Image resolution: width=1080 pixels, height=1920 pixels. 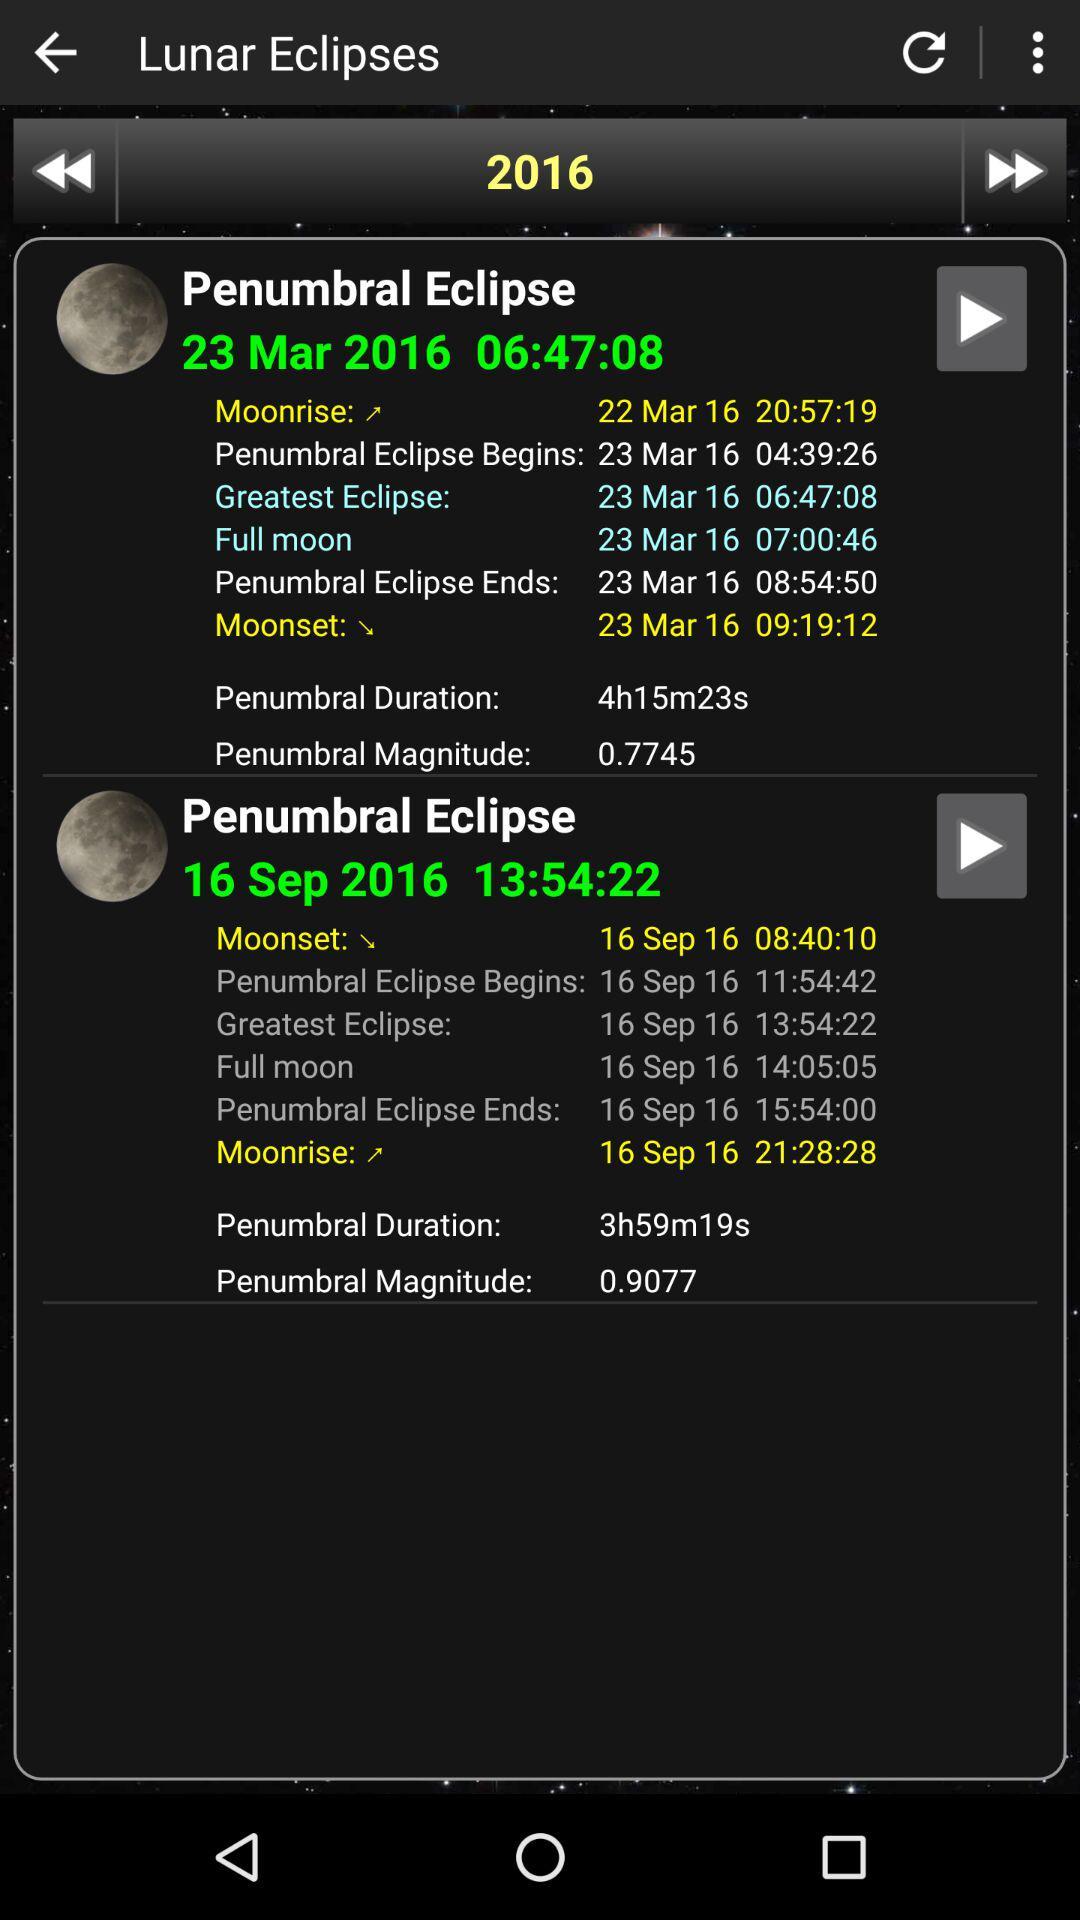 What do you see at coordinates (1036, 52) in the screenshot?
I see `settings` at bounding box center [1036, 52].